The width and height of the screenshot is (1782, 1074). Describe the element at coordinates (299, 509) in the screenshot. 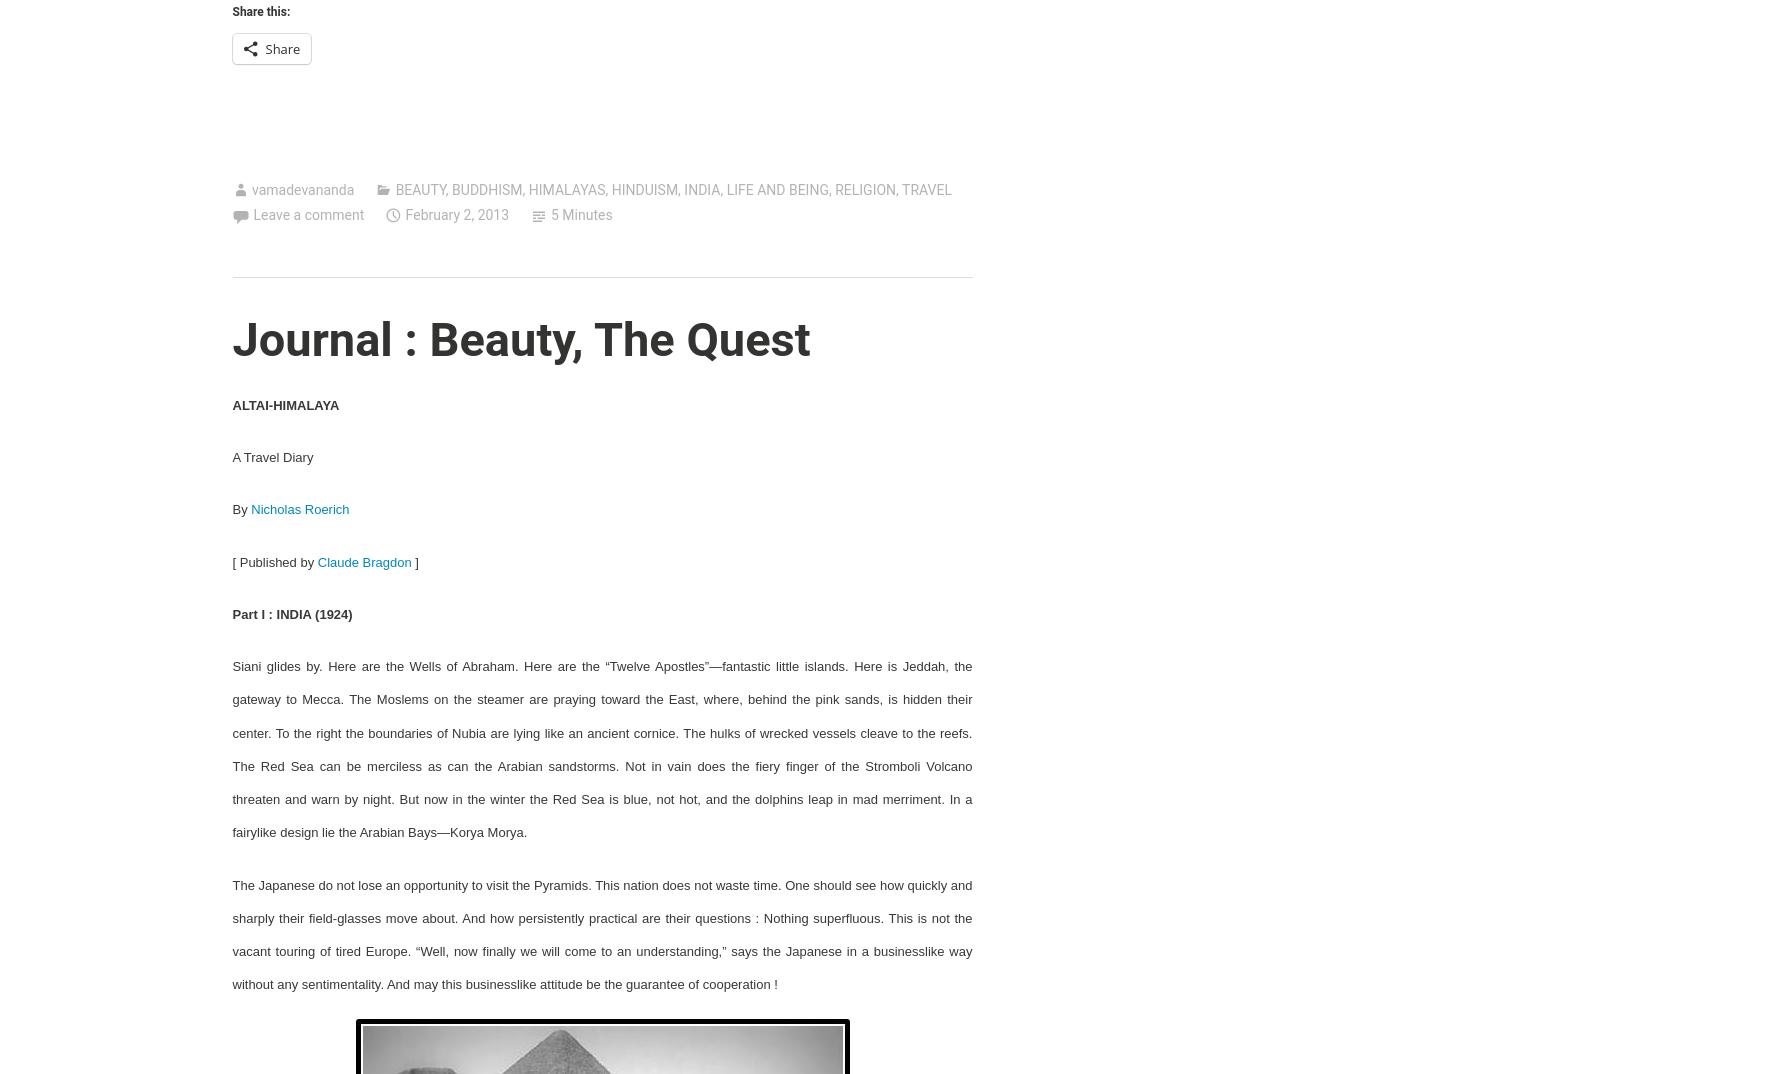

I see `'Nicholas Roerich'` at that location.